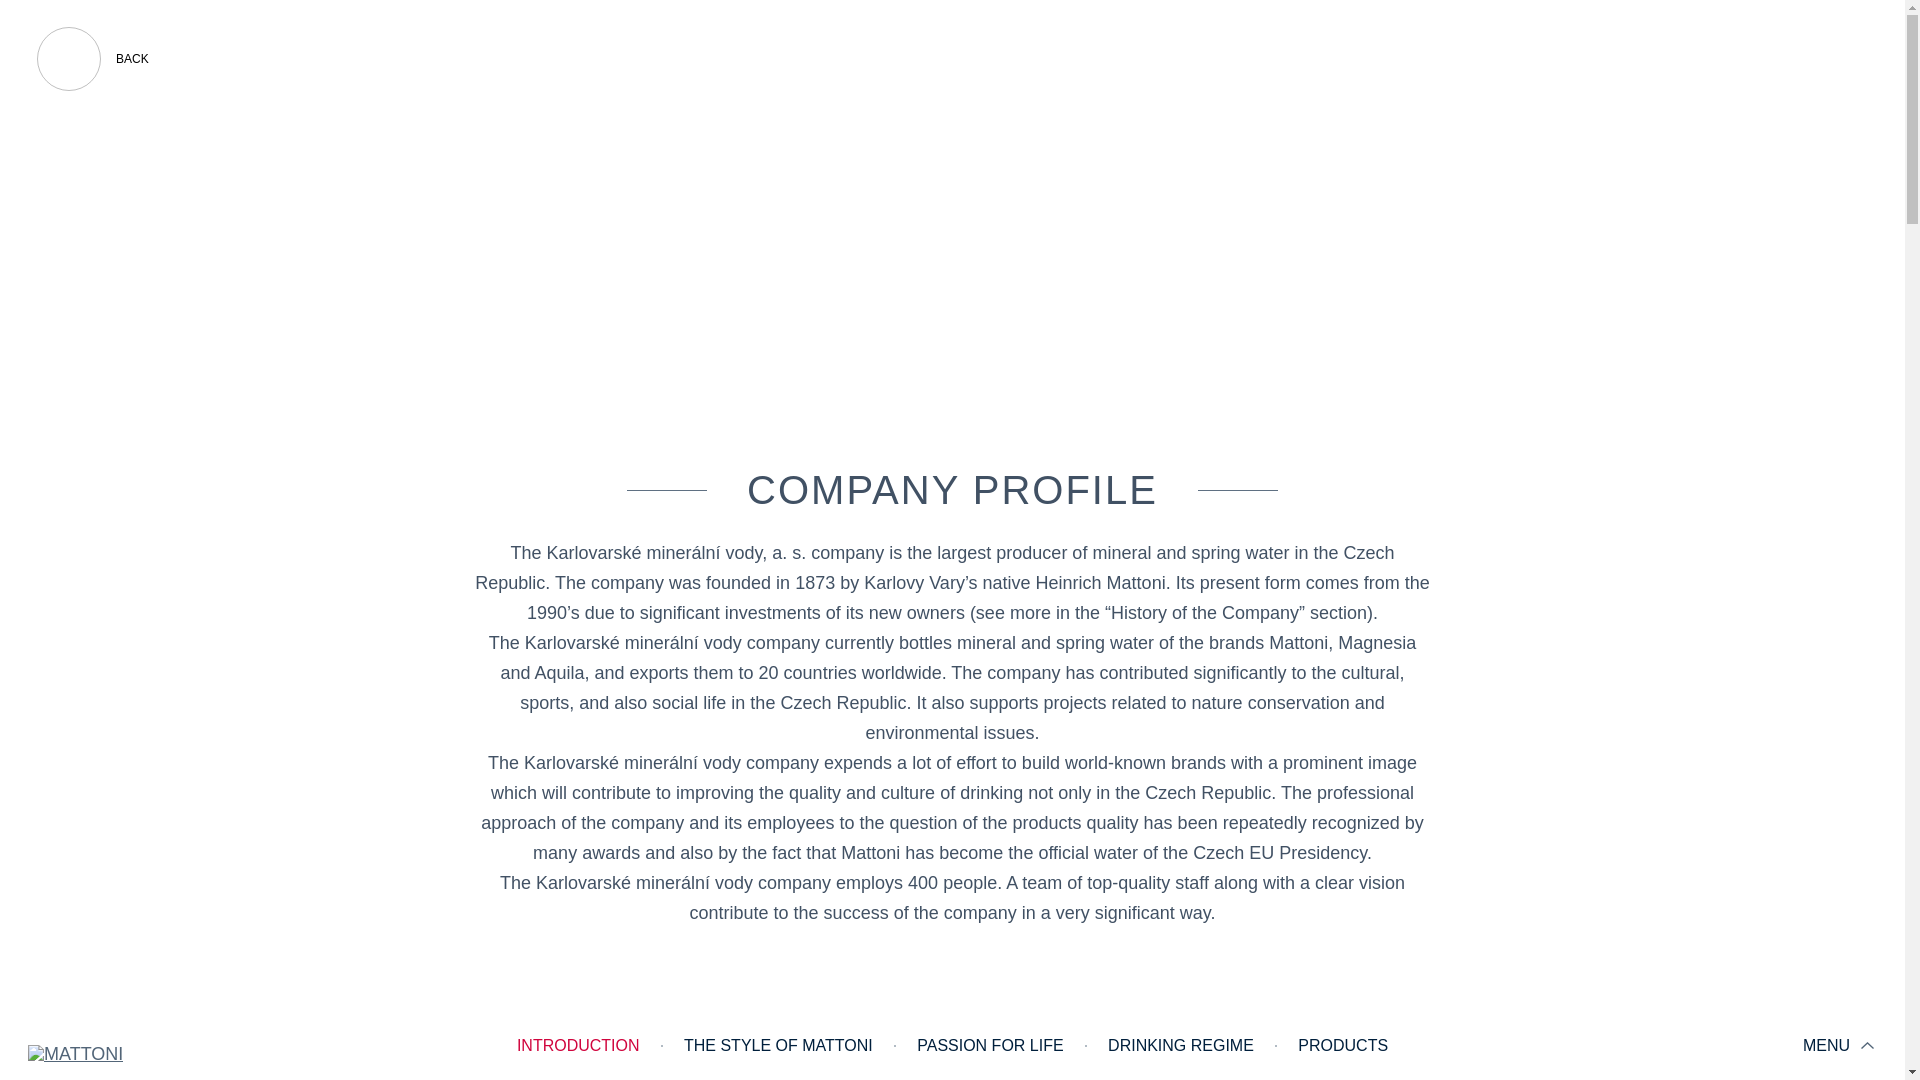 This screenshot has height=1080, width=1920. What do you see at coordinates (777, 1044) in the screenshot?
I see `'THE STYLE OF MATTONI'` at bounding box center [777, 1044].